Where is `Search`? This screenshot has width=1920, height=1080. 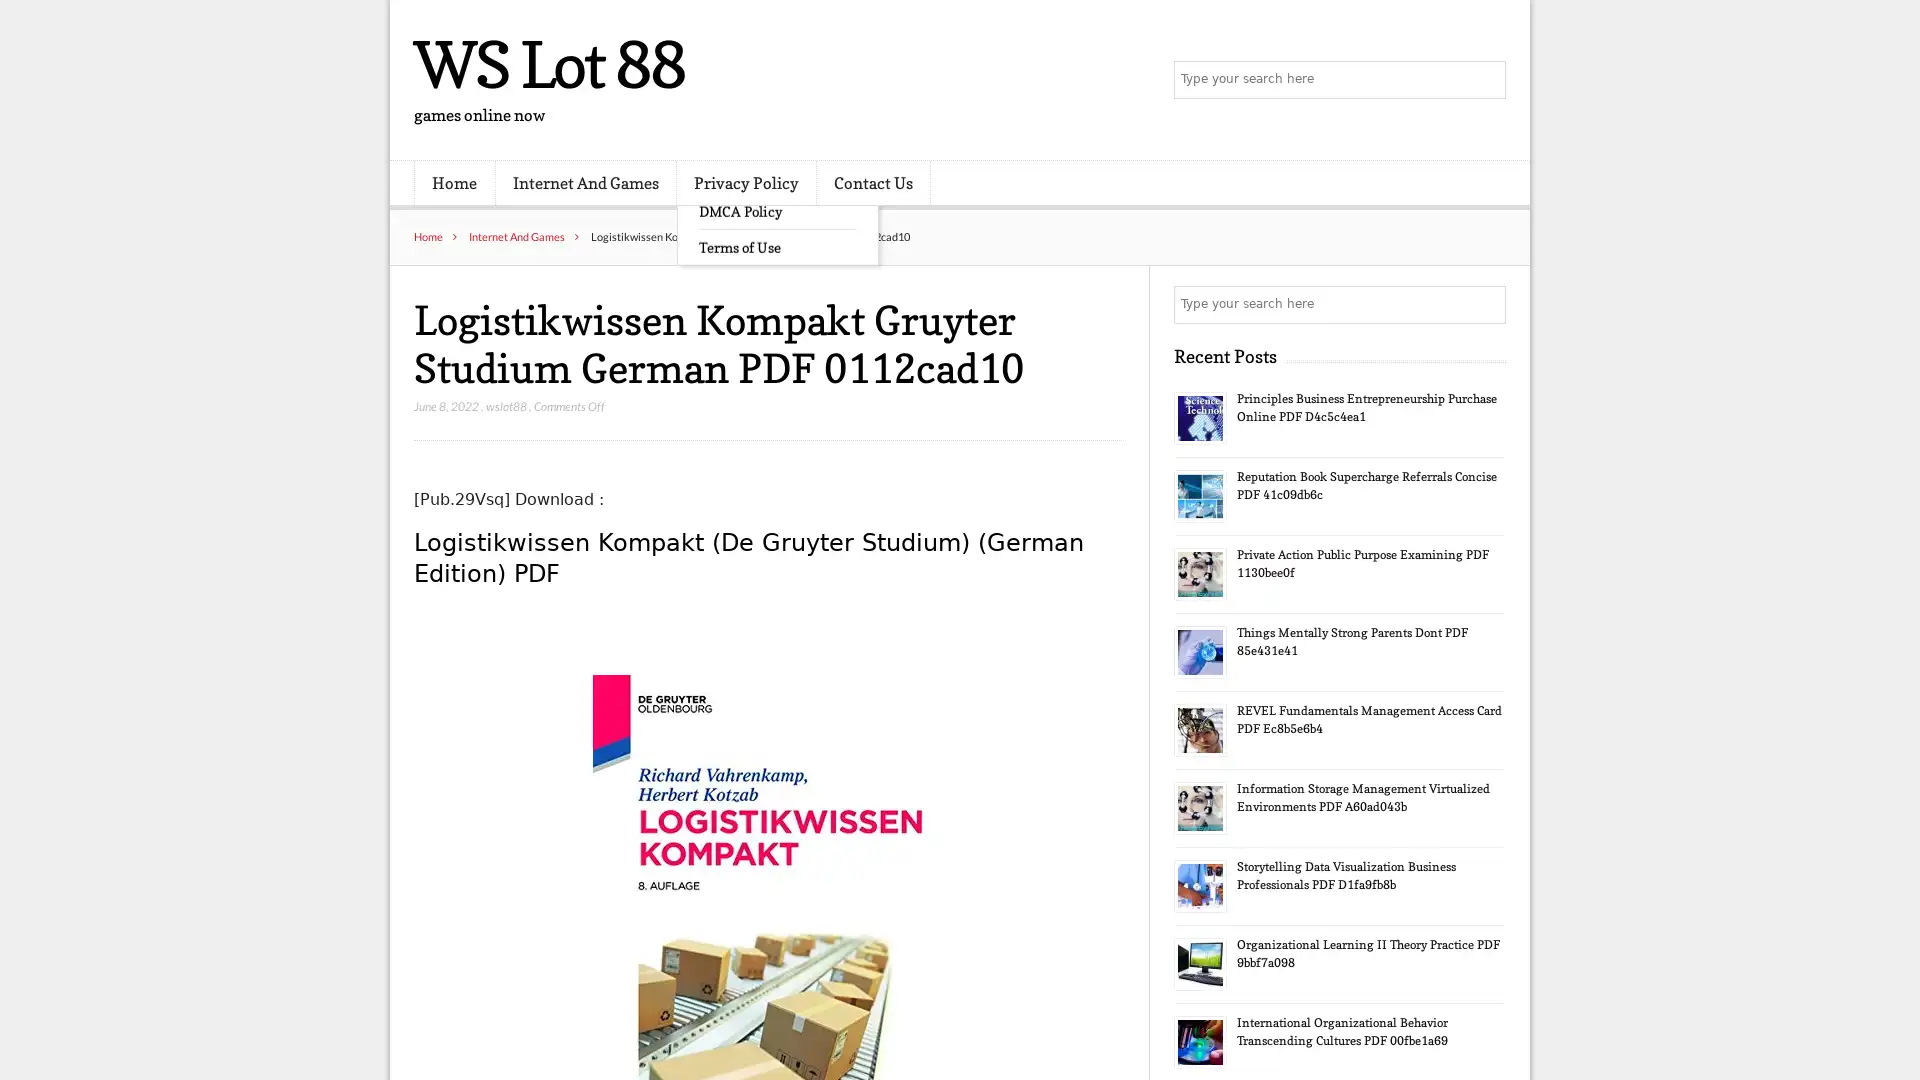 Search is located at coordinates (1485, 80).